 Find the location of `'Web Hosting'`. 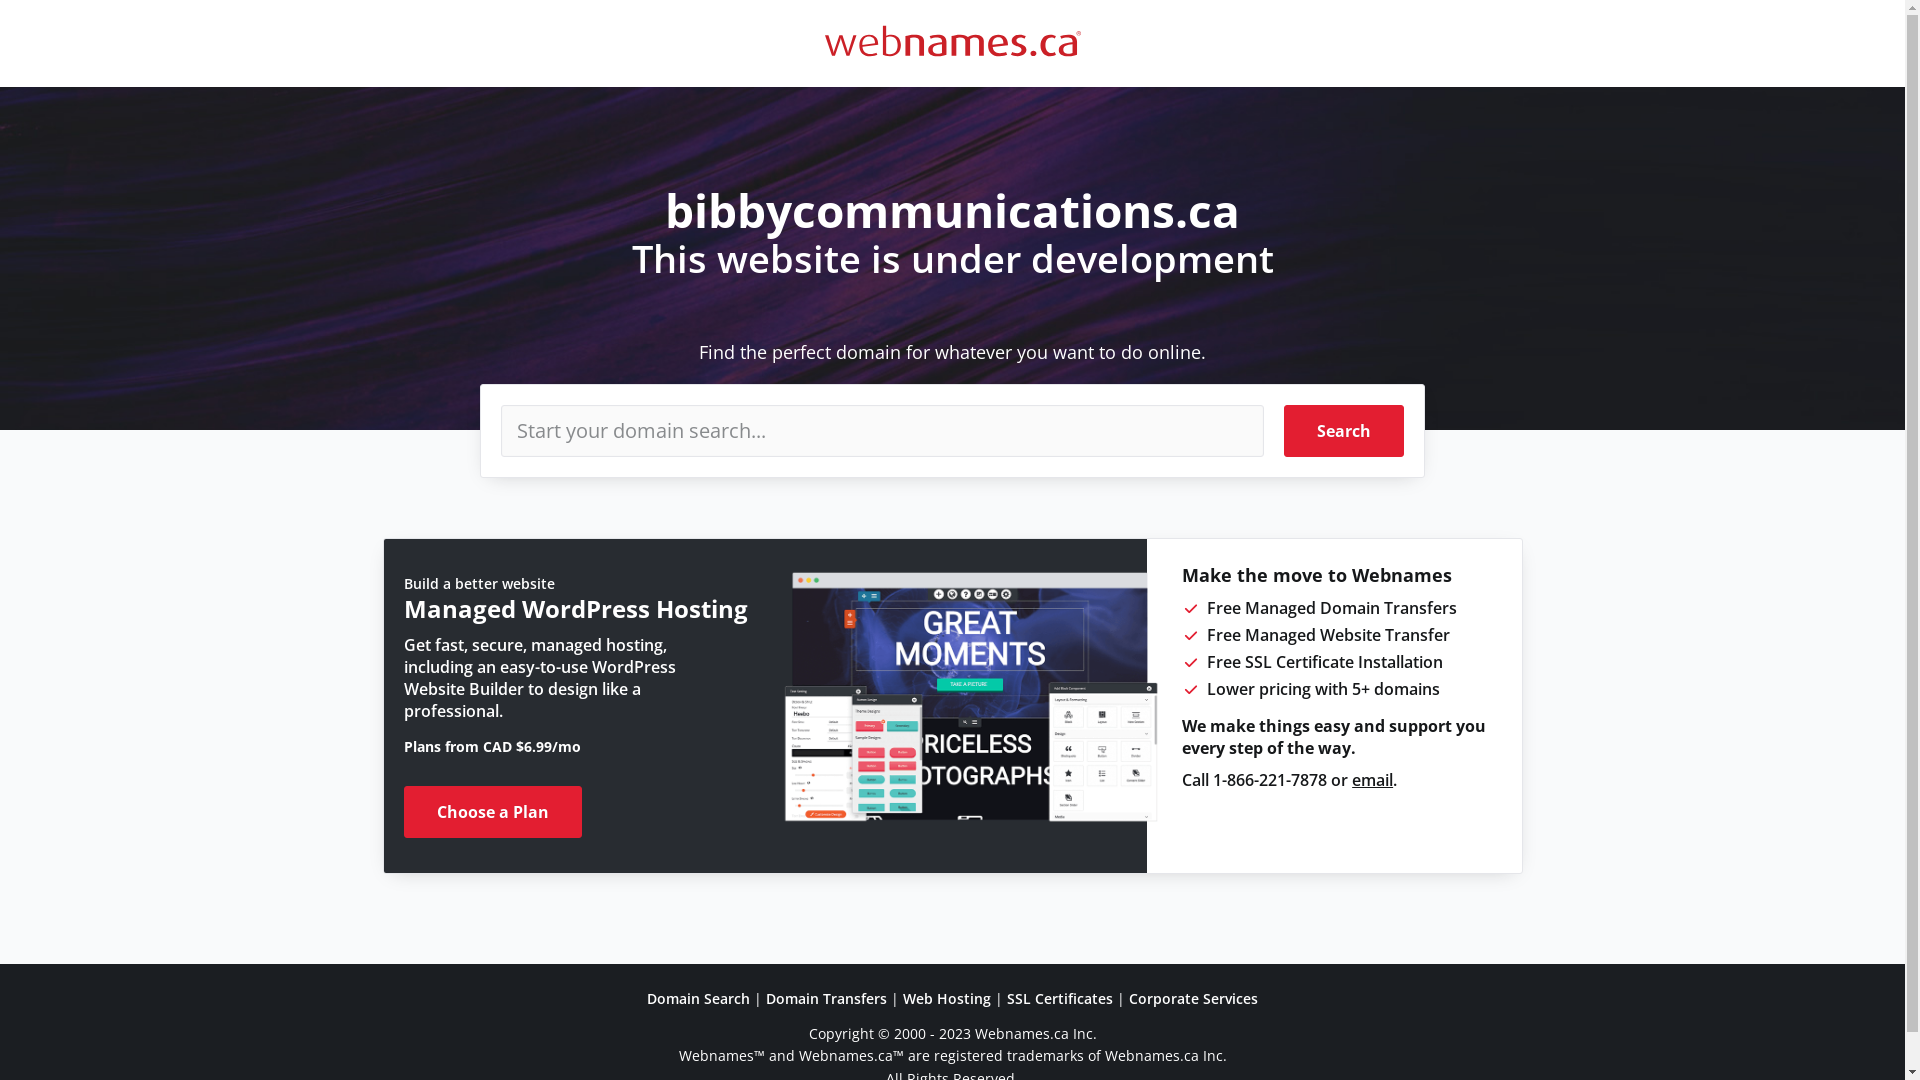

'Web Hosting' is located at coordinates (945, 998).